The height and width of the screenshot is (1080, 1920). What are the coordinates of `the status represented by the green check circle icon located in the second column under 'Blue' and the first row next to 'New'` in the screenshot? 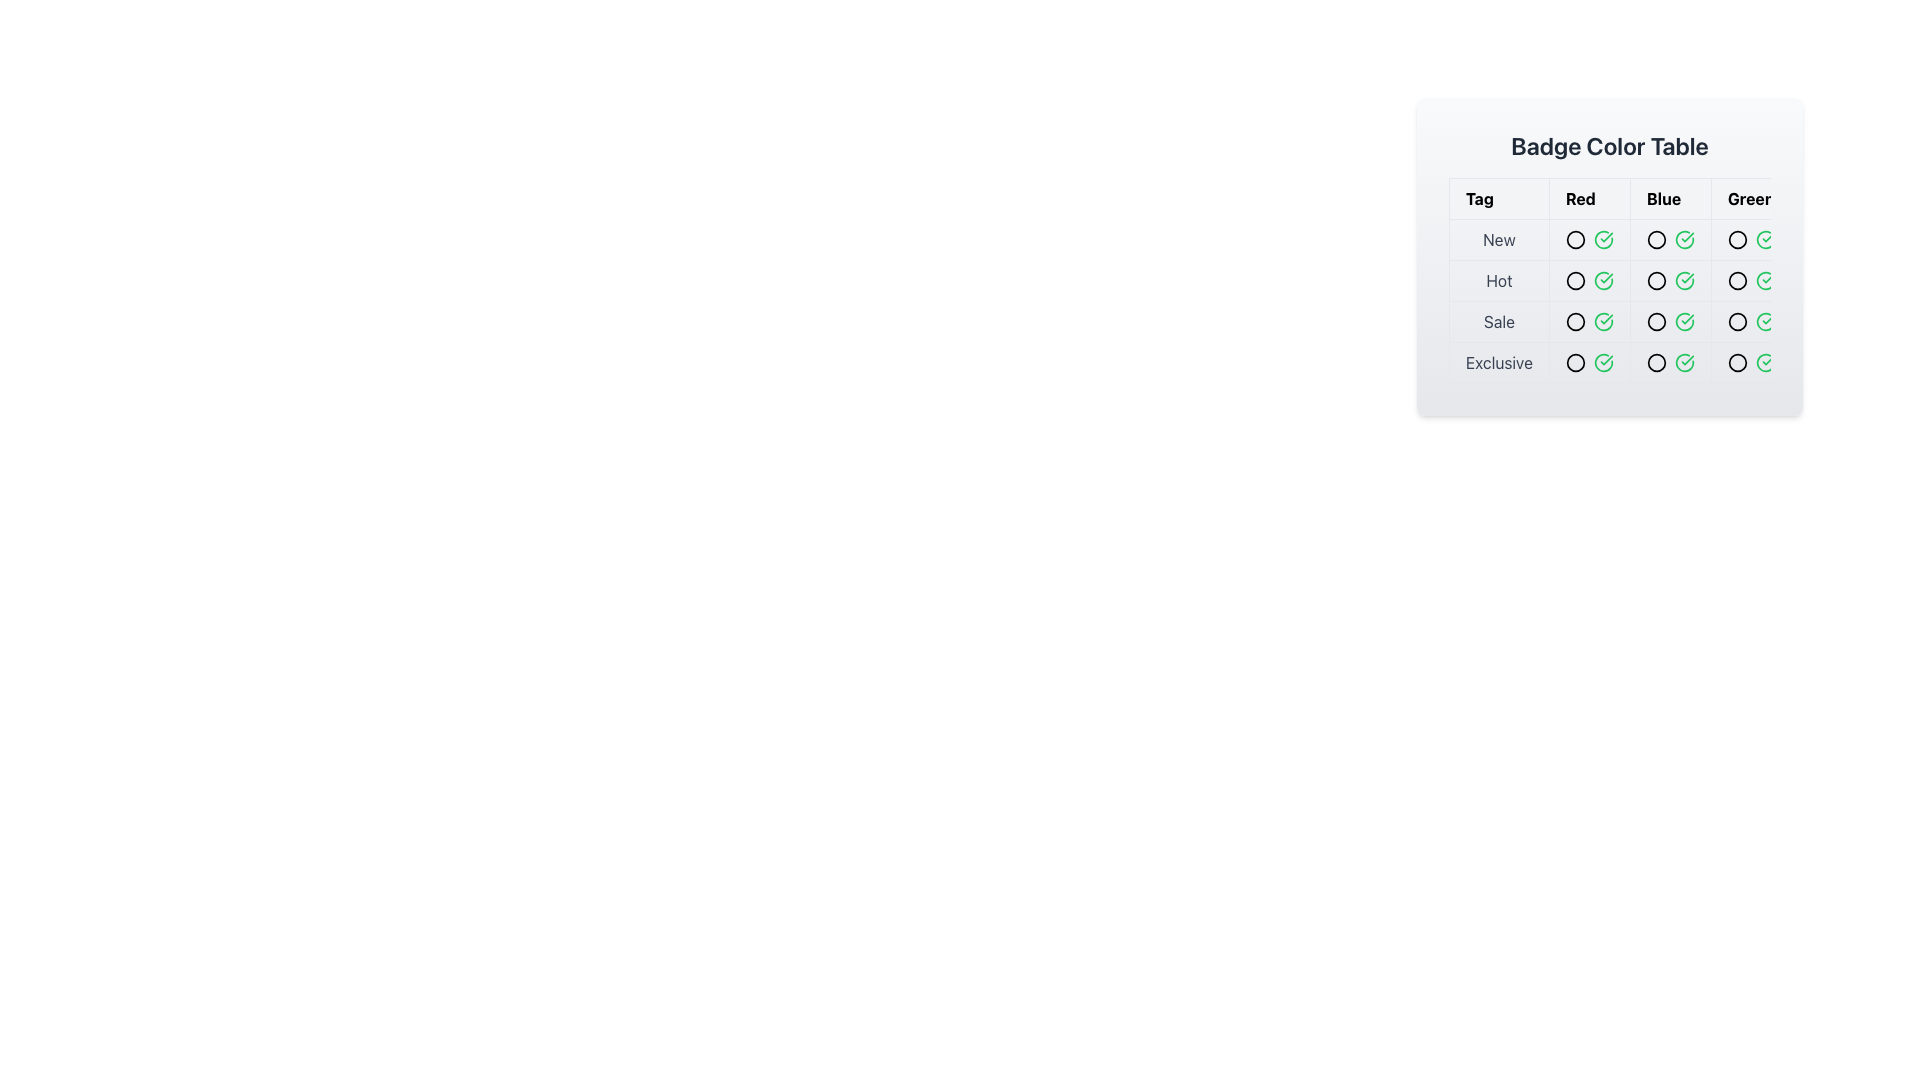 It's located at (1683, 238).